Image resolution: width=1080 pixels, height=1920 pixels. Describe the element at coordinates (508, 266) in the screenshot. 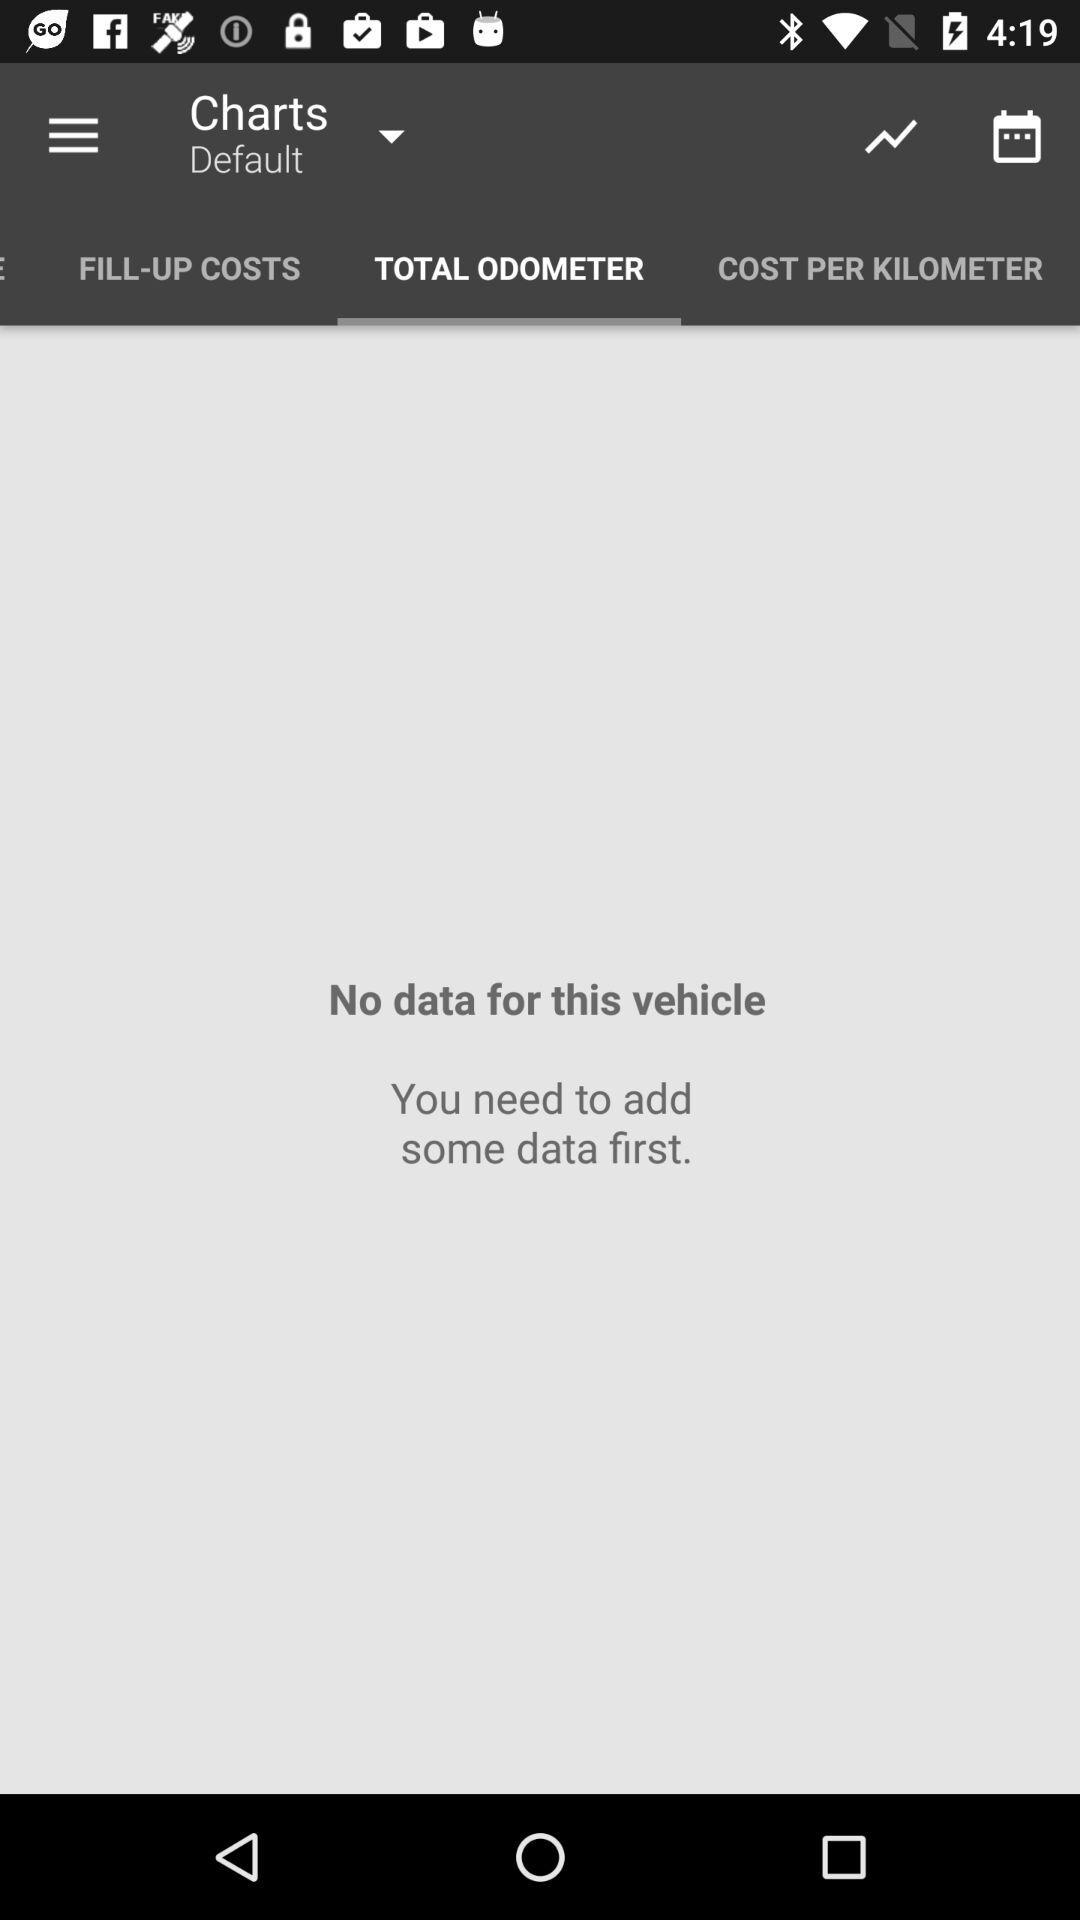

I see `the item next to the fill-up costs icon` at that location.